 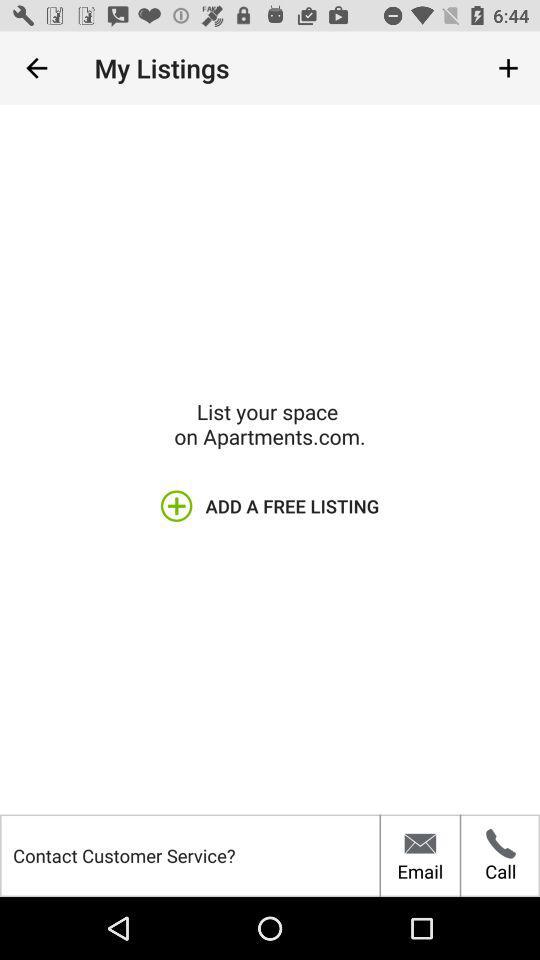 I want to click on item next to the my listings icon, so click(x=508, y=68).